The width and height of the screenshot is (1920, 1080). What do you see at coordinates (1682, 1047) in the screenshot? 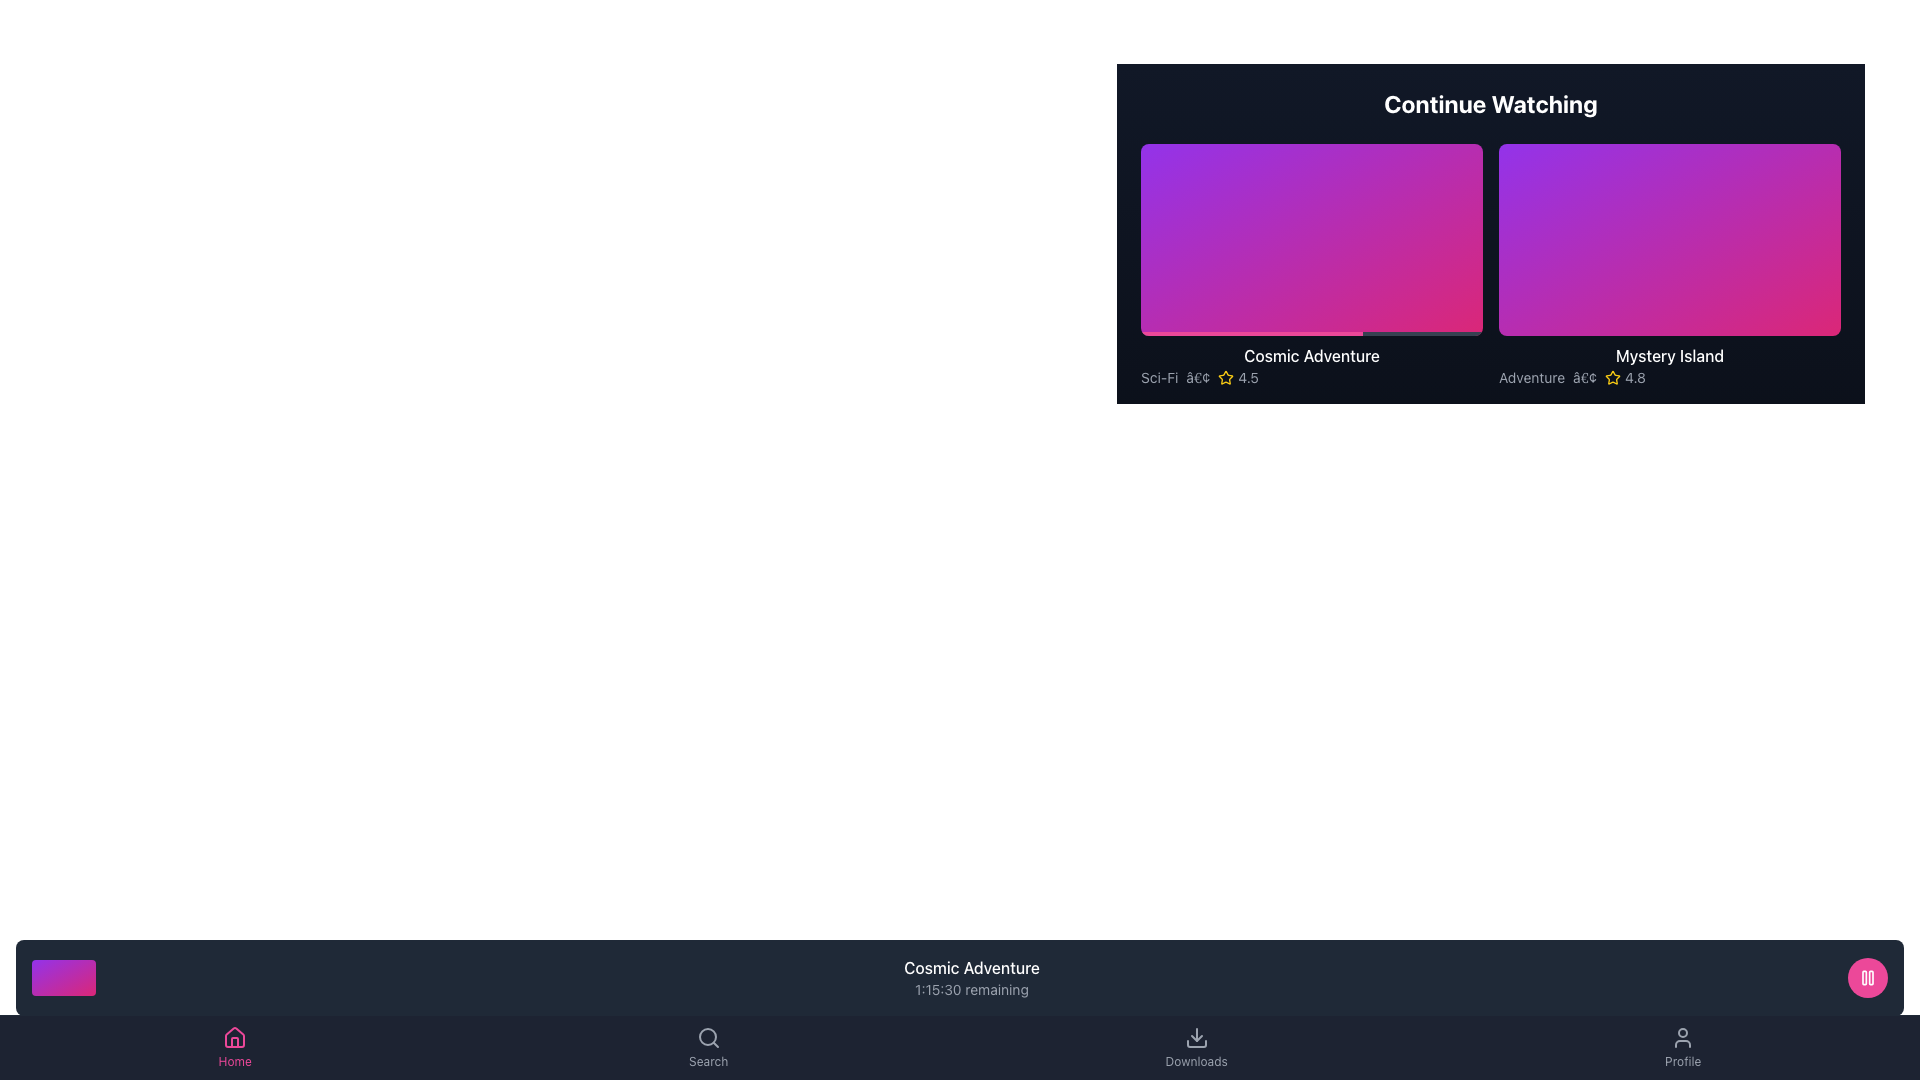
I see `the navigation button located in the bottom navigation bar on the far-right side` at bounding box center [1682, 1047].